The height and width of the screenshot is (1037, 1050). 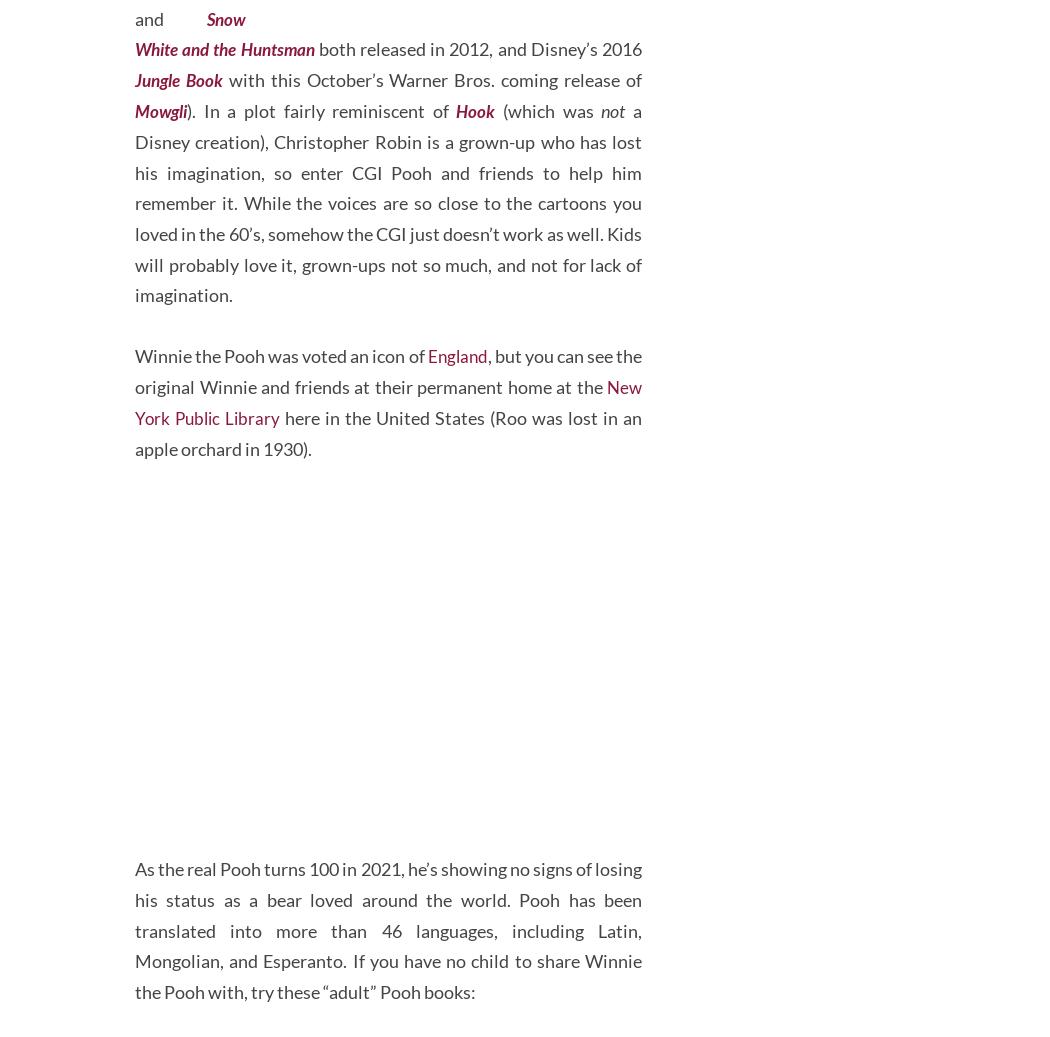 I want to click on '(which was', so click(x=595, y=182).